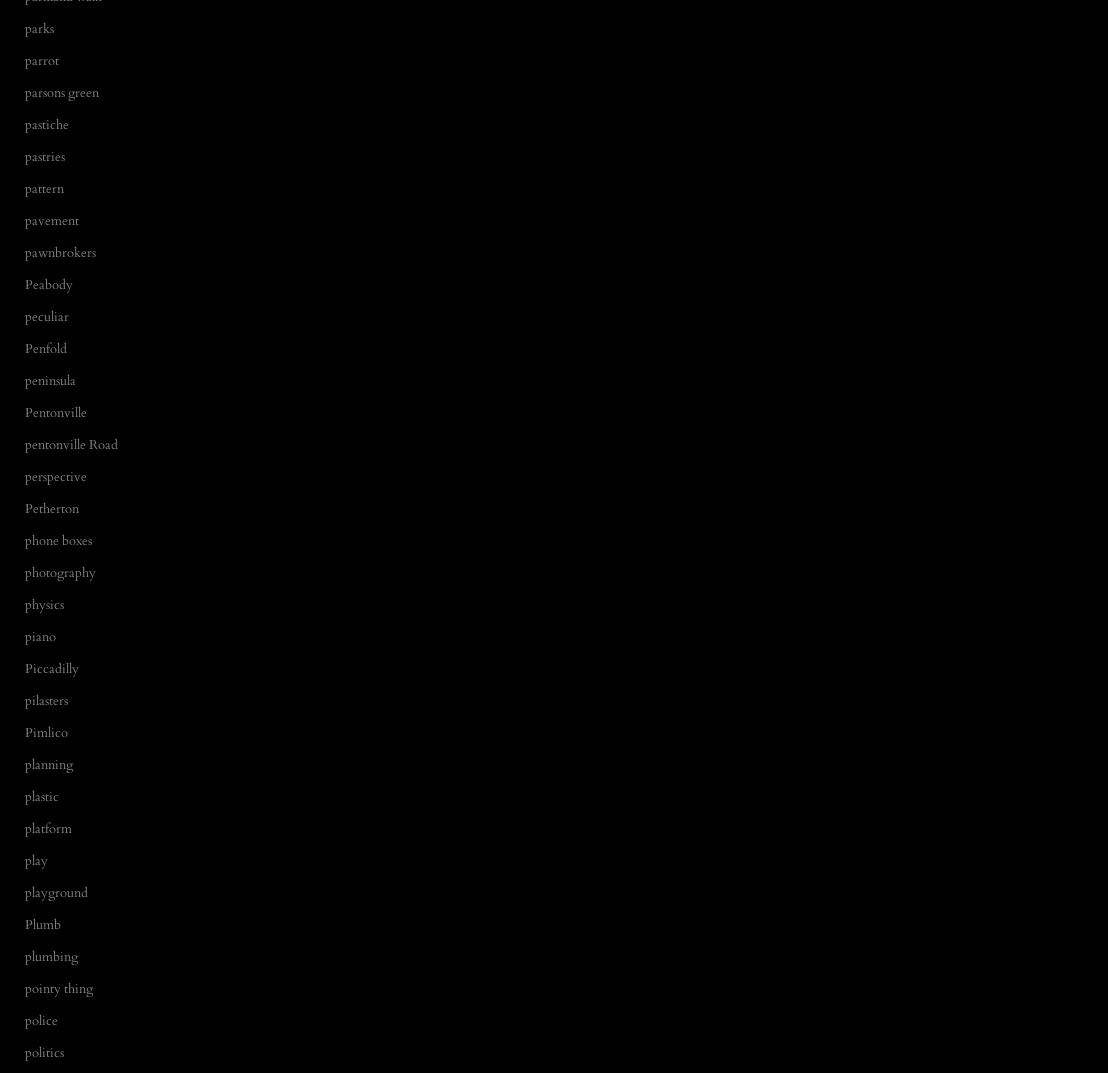  Describe the element at coordinates (46, 731) in the screenshot. I see `'Pimlico'` at that location.